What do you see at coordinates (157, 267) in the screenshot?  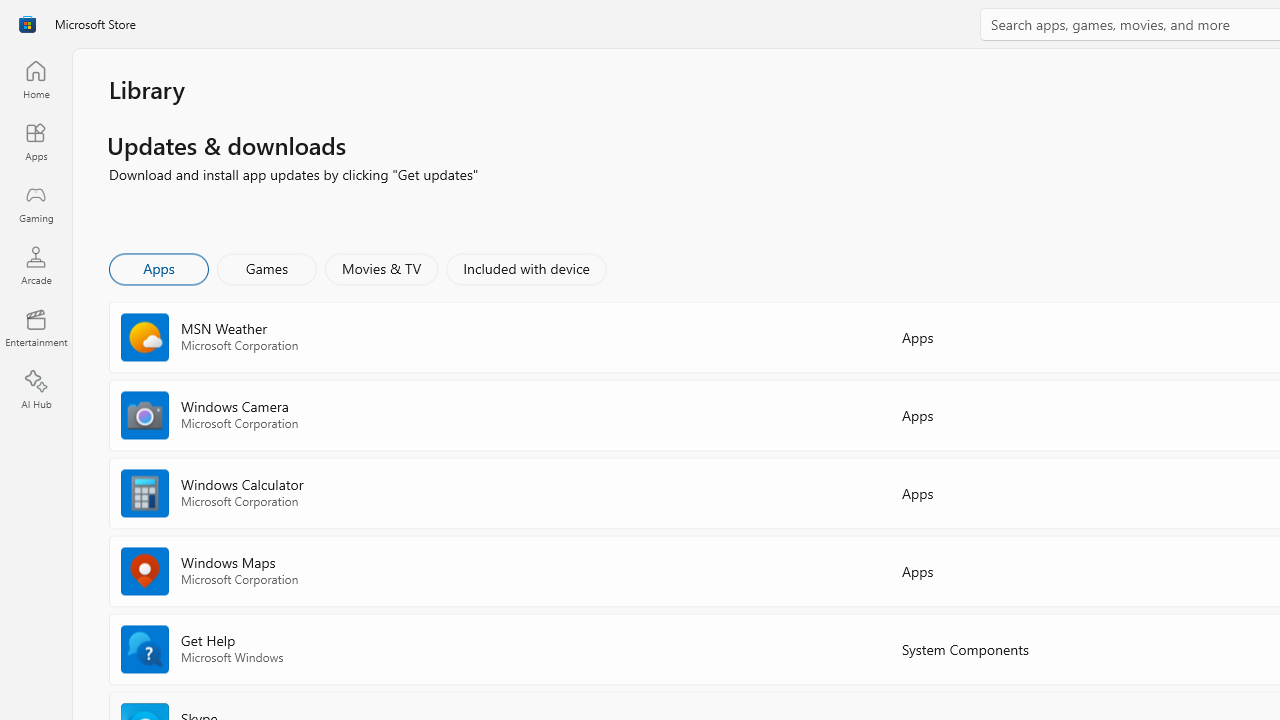 I see `'Apps'` at bounding box center [157, 267].